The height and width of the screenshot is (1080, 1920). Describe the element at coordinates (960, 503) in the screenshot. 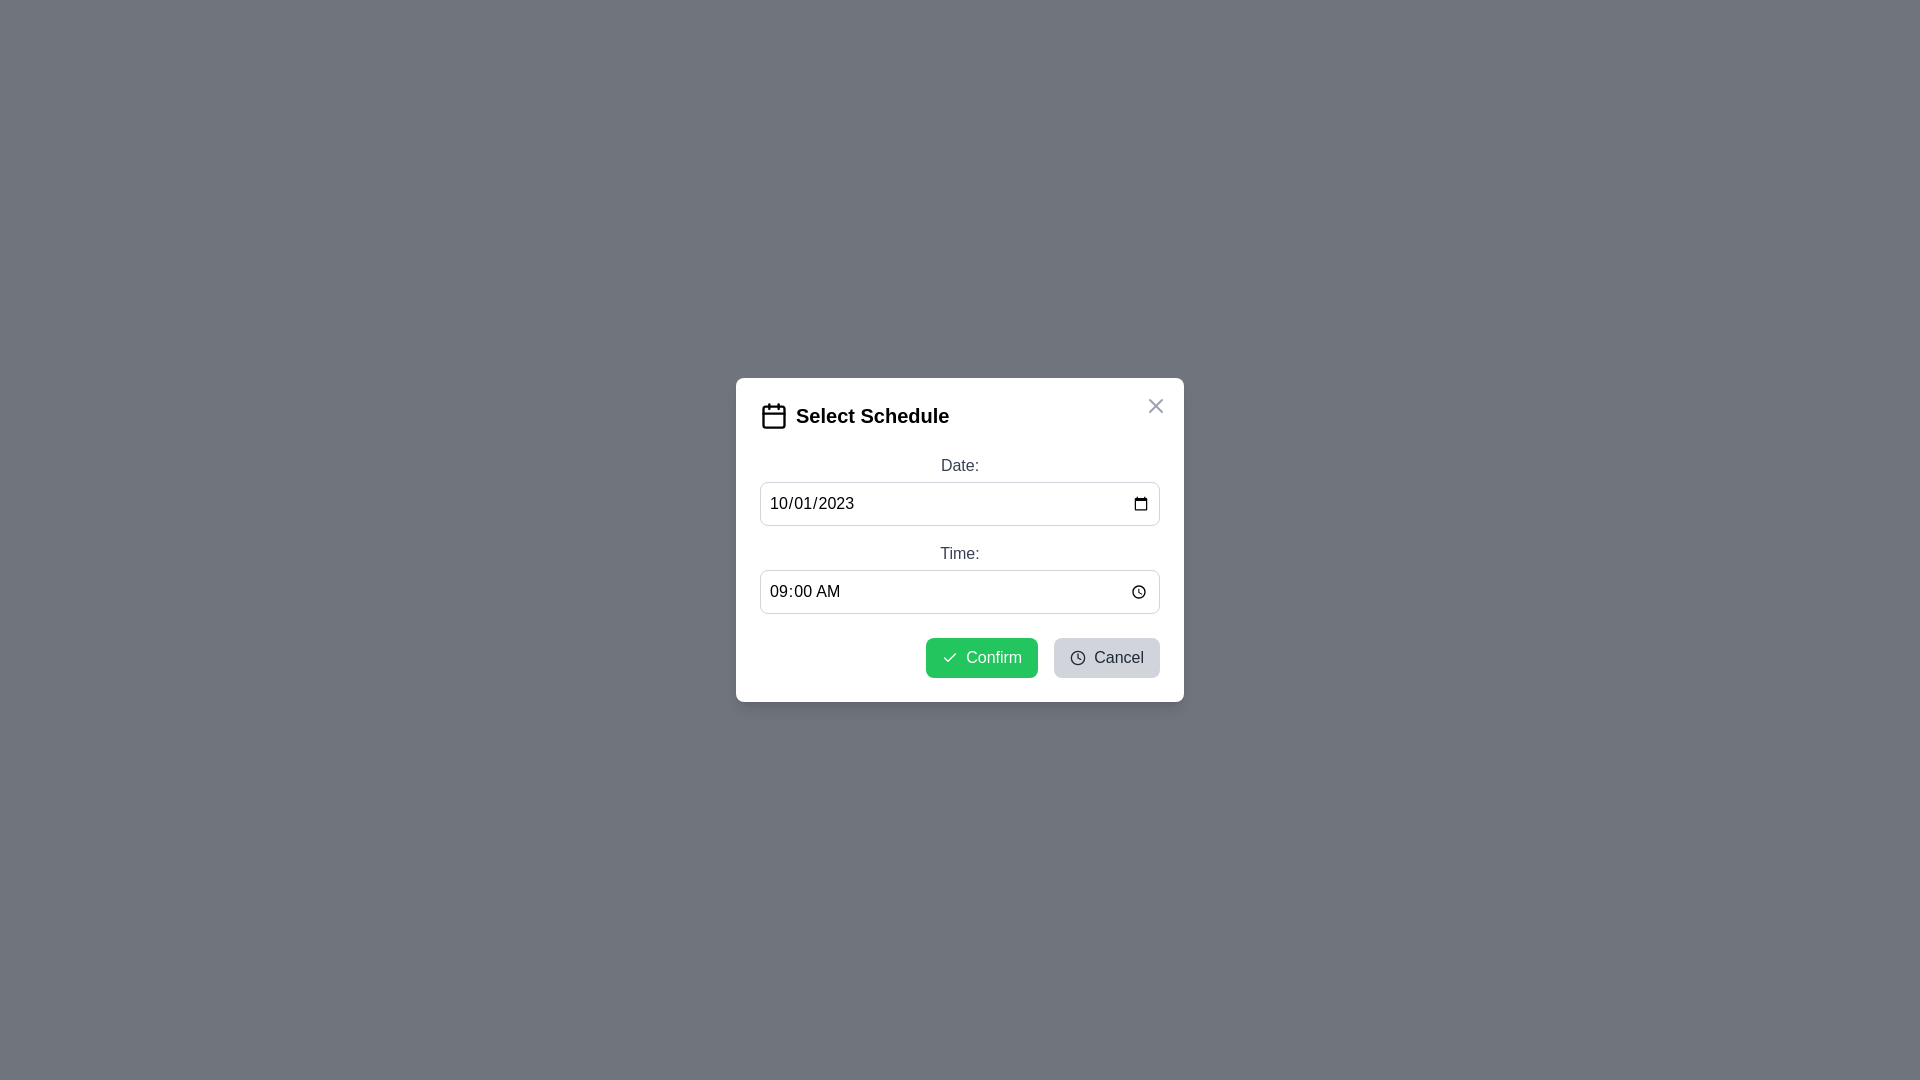

I see `the date input field to open the date picker` at that location.